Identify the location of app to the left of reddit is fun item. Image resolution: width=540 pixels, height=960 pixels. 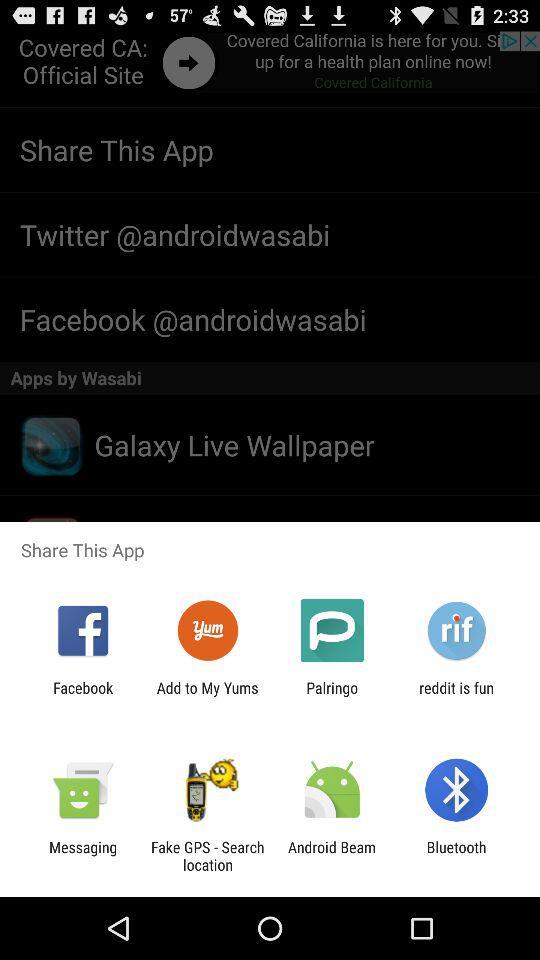
(332, 696).